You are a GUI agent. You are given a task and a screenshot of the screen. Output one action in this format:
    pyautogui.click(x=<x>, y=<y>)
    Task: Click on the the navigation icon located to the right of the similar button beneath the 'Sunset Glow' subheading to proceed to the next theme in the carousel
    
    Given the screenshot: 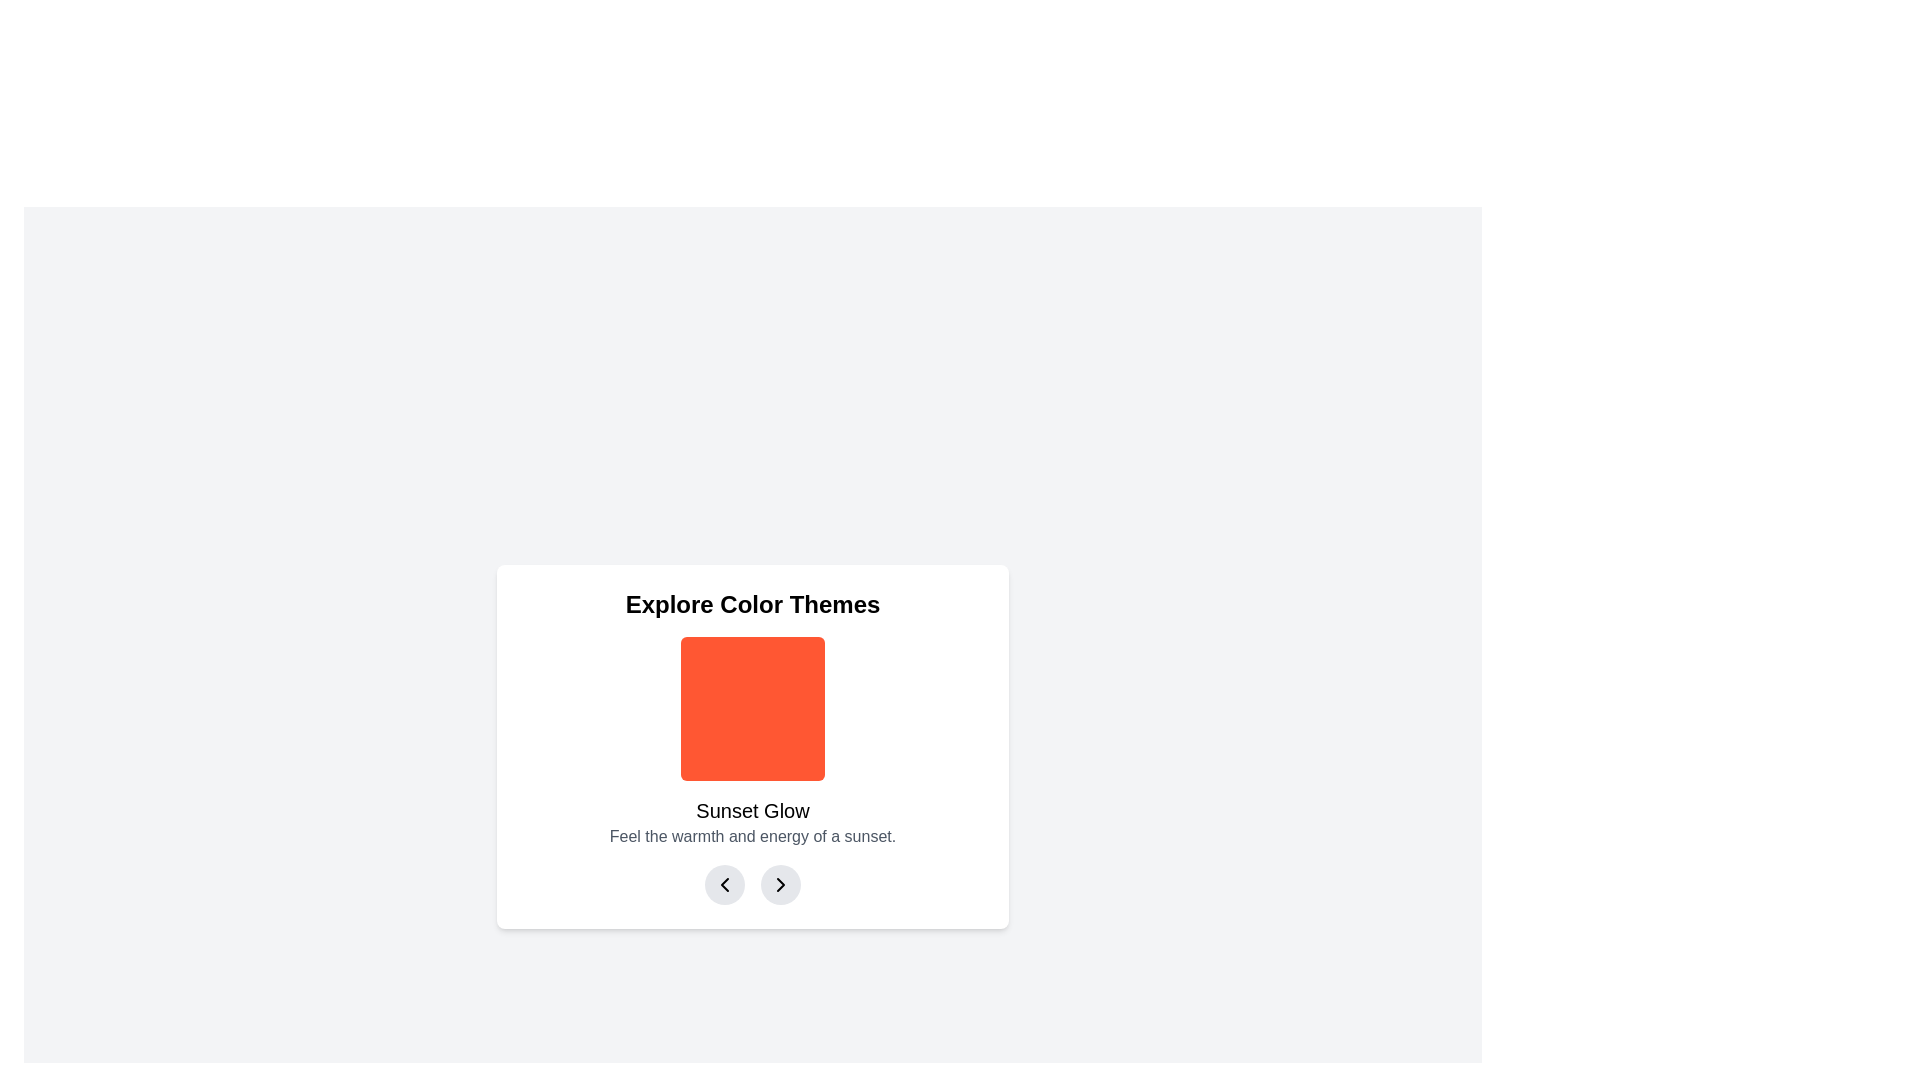 What is the action you would take?
    pyautogui.click(x=780, y=883)
    